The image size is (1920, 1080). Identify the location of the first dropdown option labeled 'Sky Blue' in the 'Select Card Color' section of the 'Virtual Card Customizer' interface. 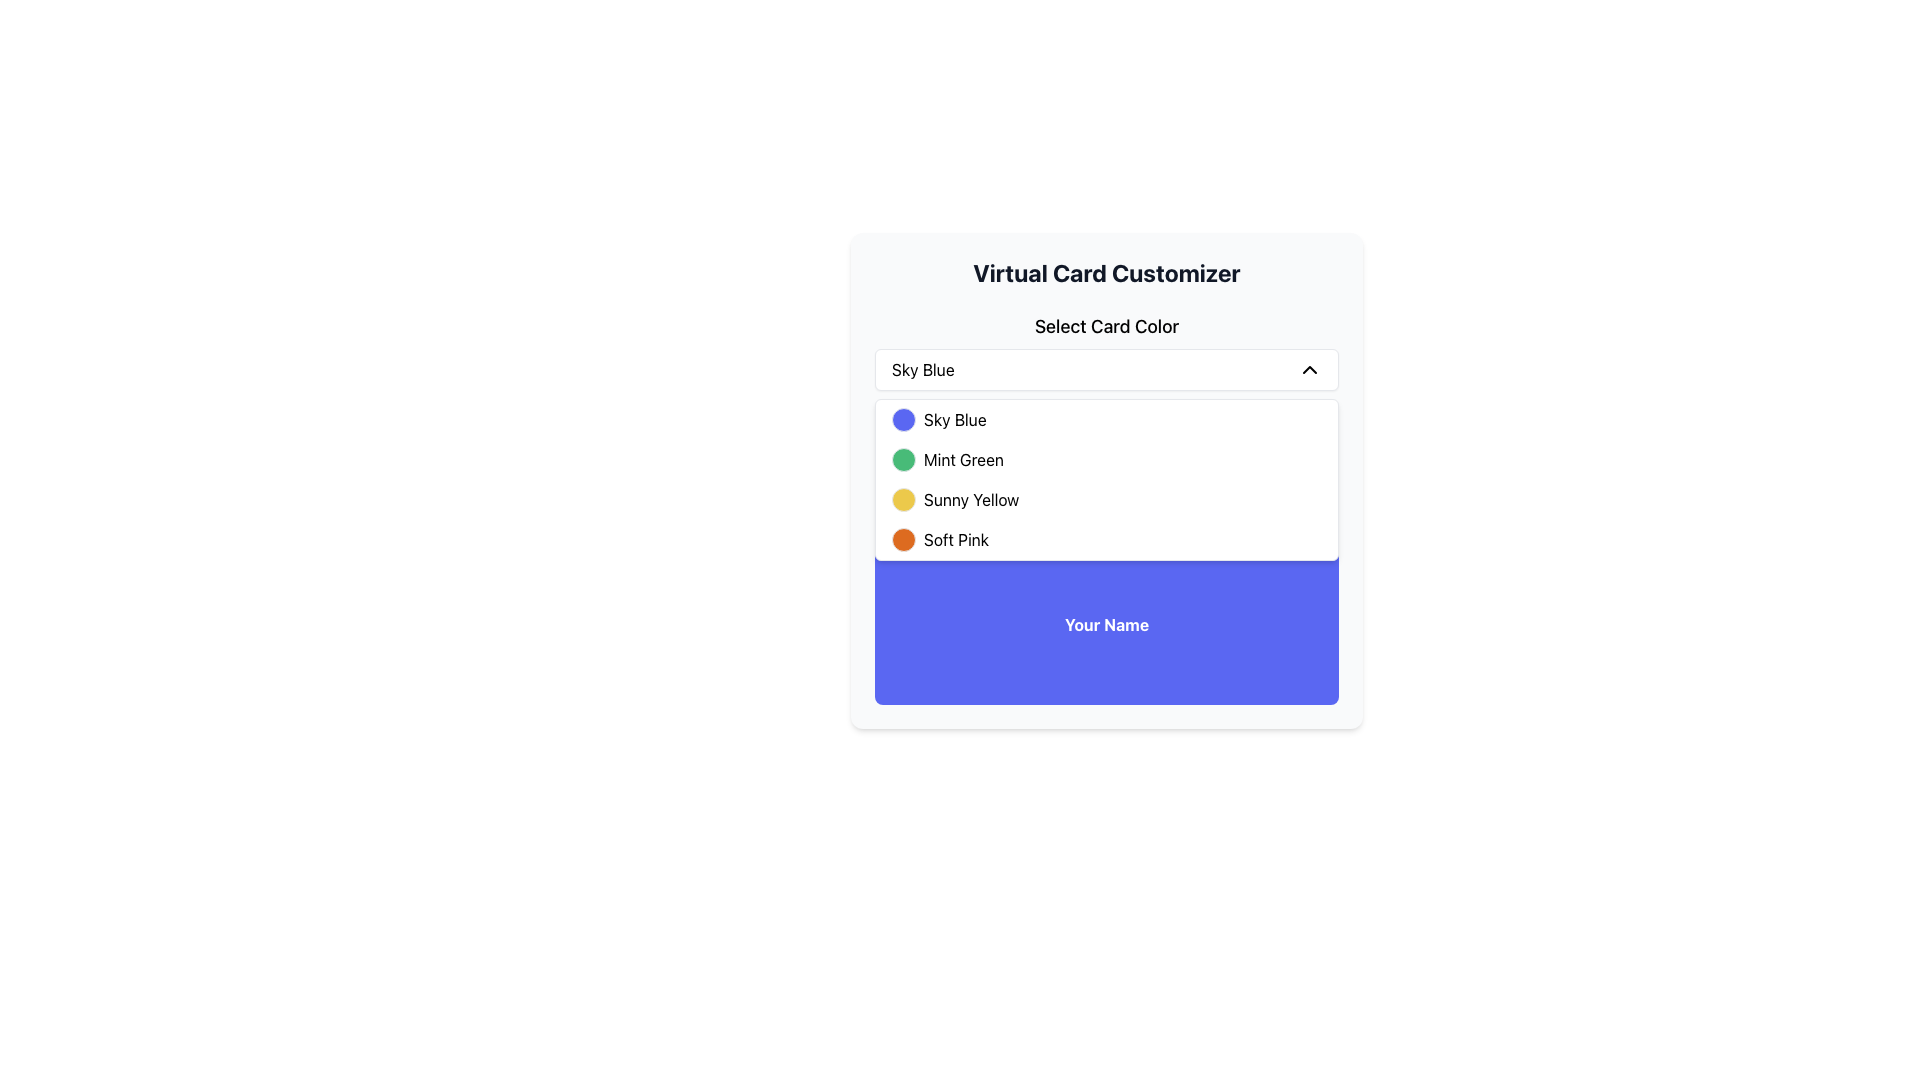
(1106, 419).